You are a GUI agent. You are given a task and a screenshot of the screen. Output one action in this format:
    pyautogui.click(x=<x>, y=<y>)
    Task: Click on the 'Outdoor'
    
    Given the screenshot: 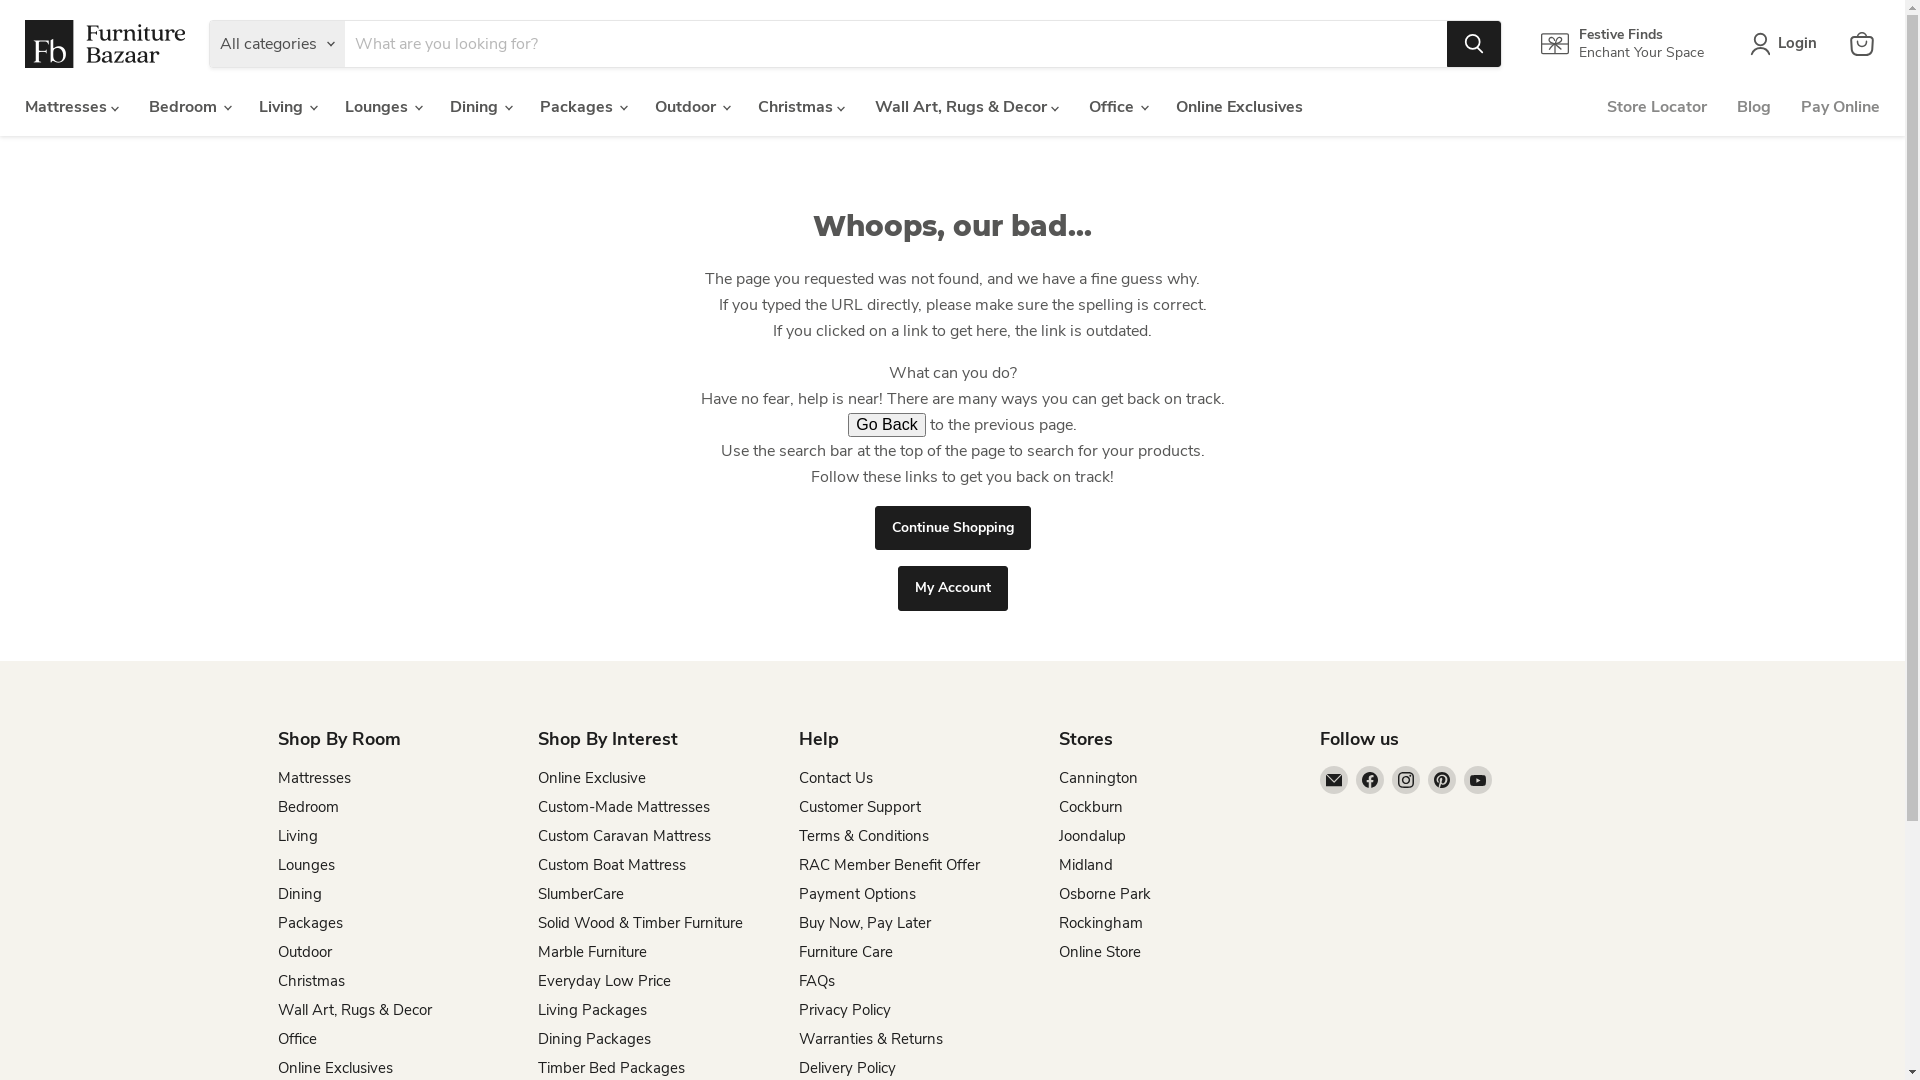 What is the action you would take?
    pyautogui.click(x=304, y=951)
    